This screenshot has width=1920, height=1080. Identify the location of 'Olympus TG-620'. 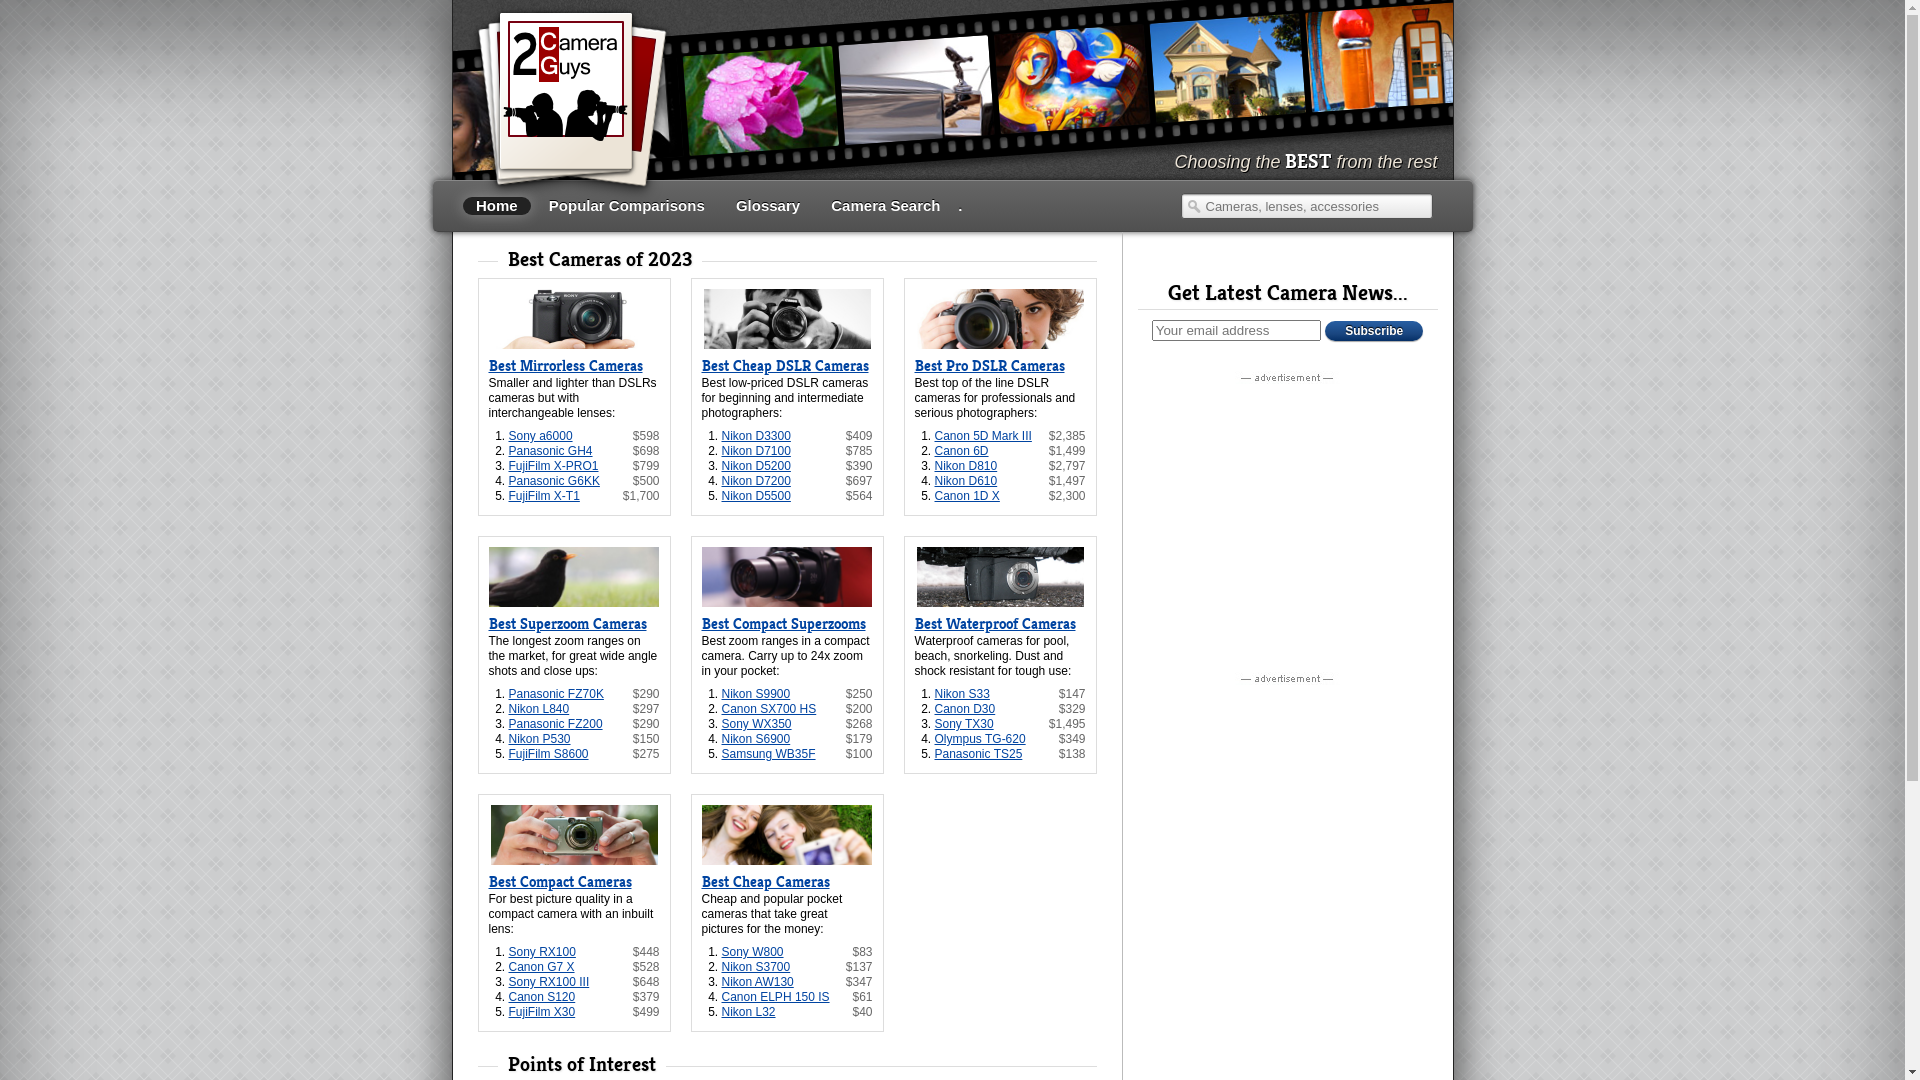
(979, 739).